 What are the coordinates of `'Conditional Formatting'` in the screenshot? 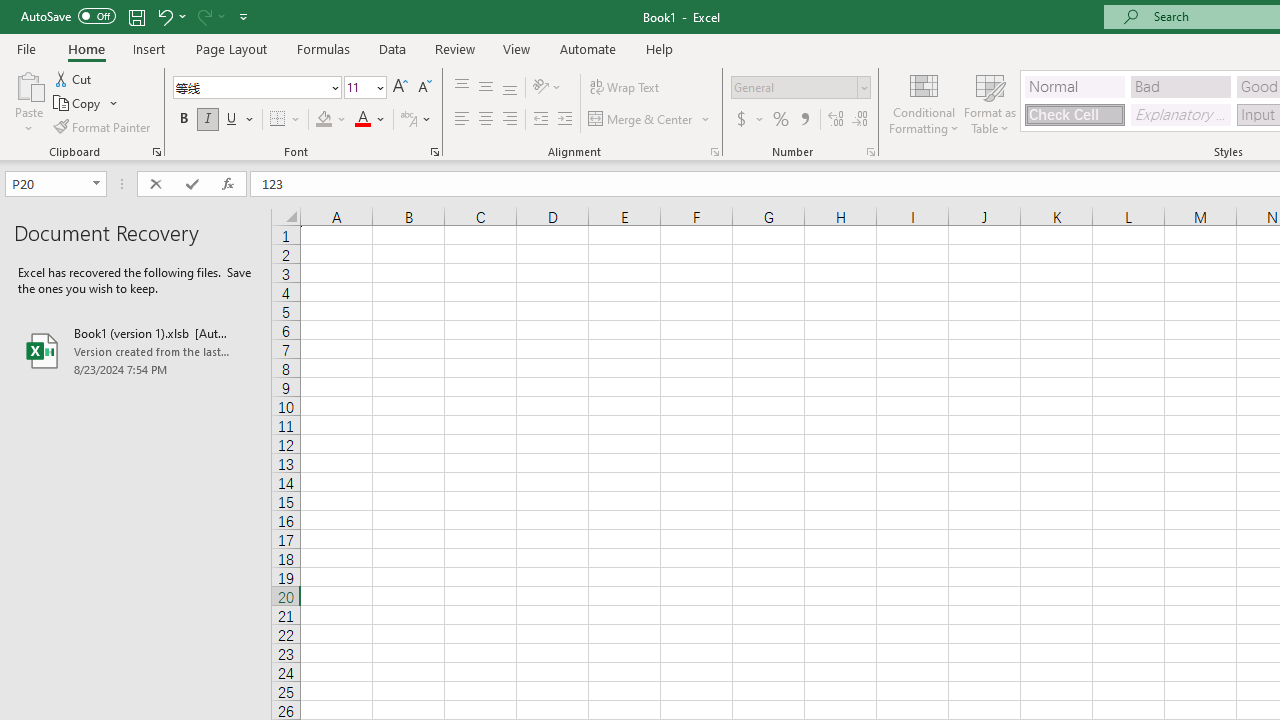 It's located at (923, 103).